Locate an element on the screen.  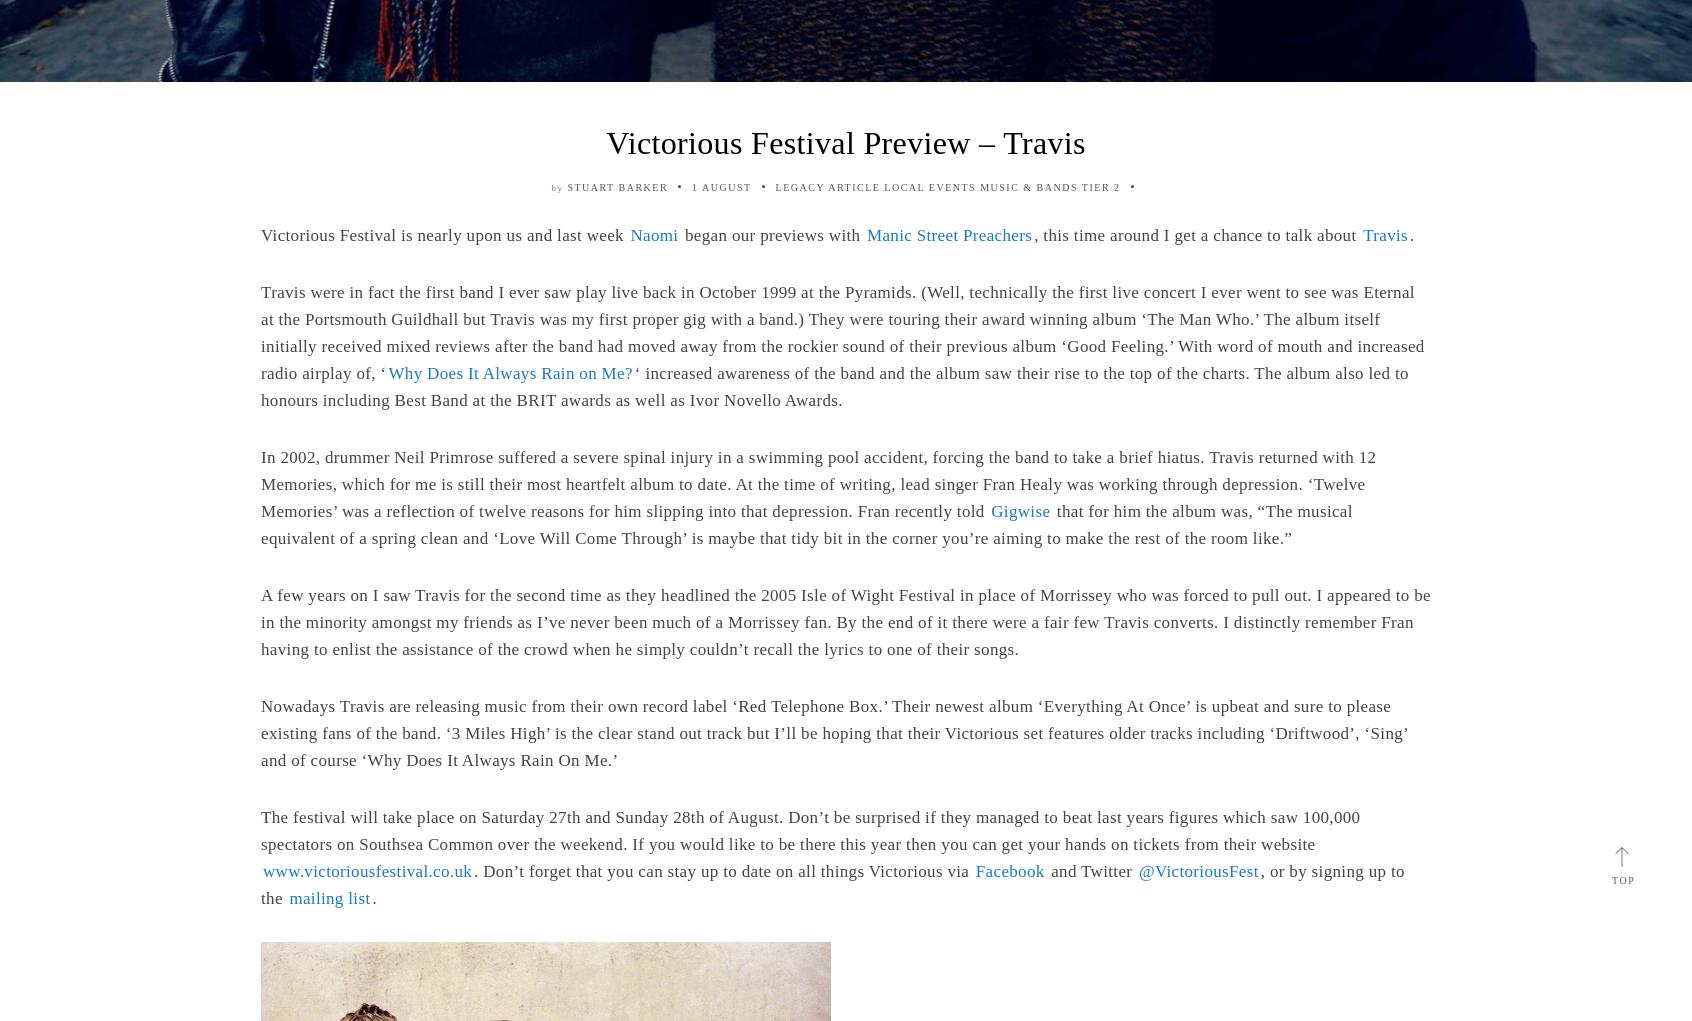
'Legacy Article' is located at coordinates (827, 186).